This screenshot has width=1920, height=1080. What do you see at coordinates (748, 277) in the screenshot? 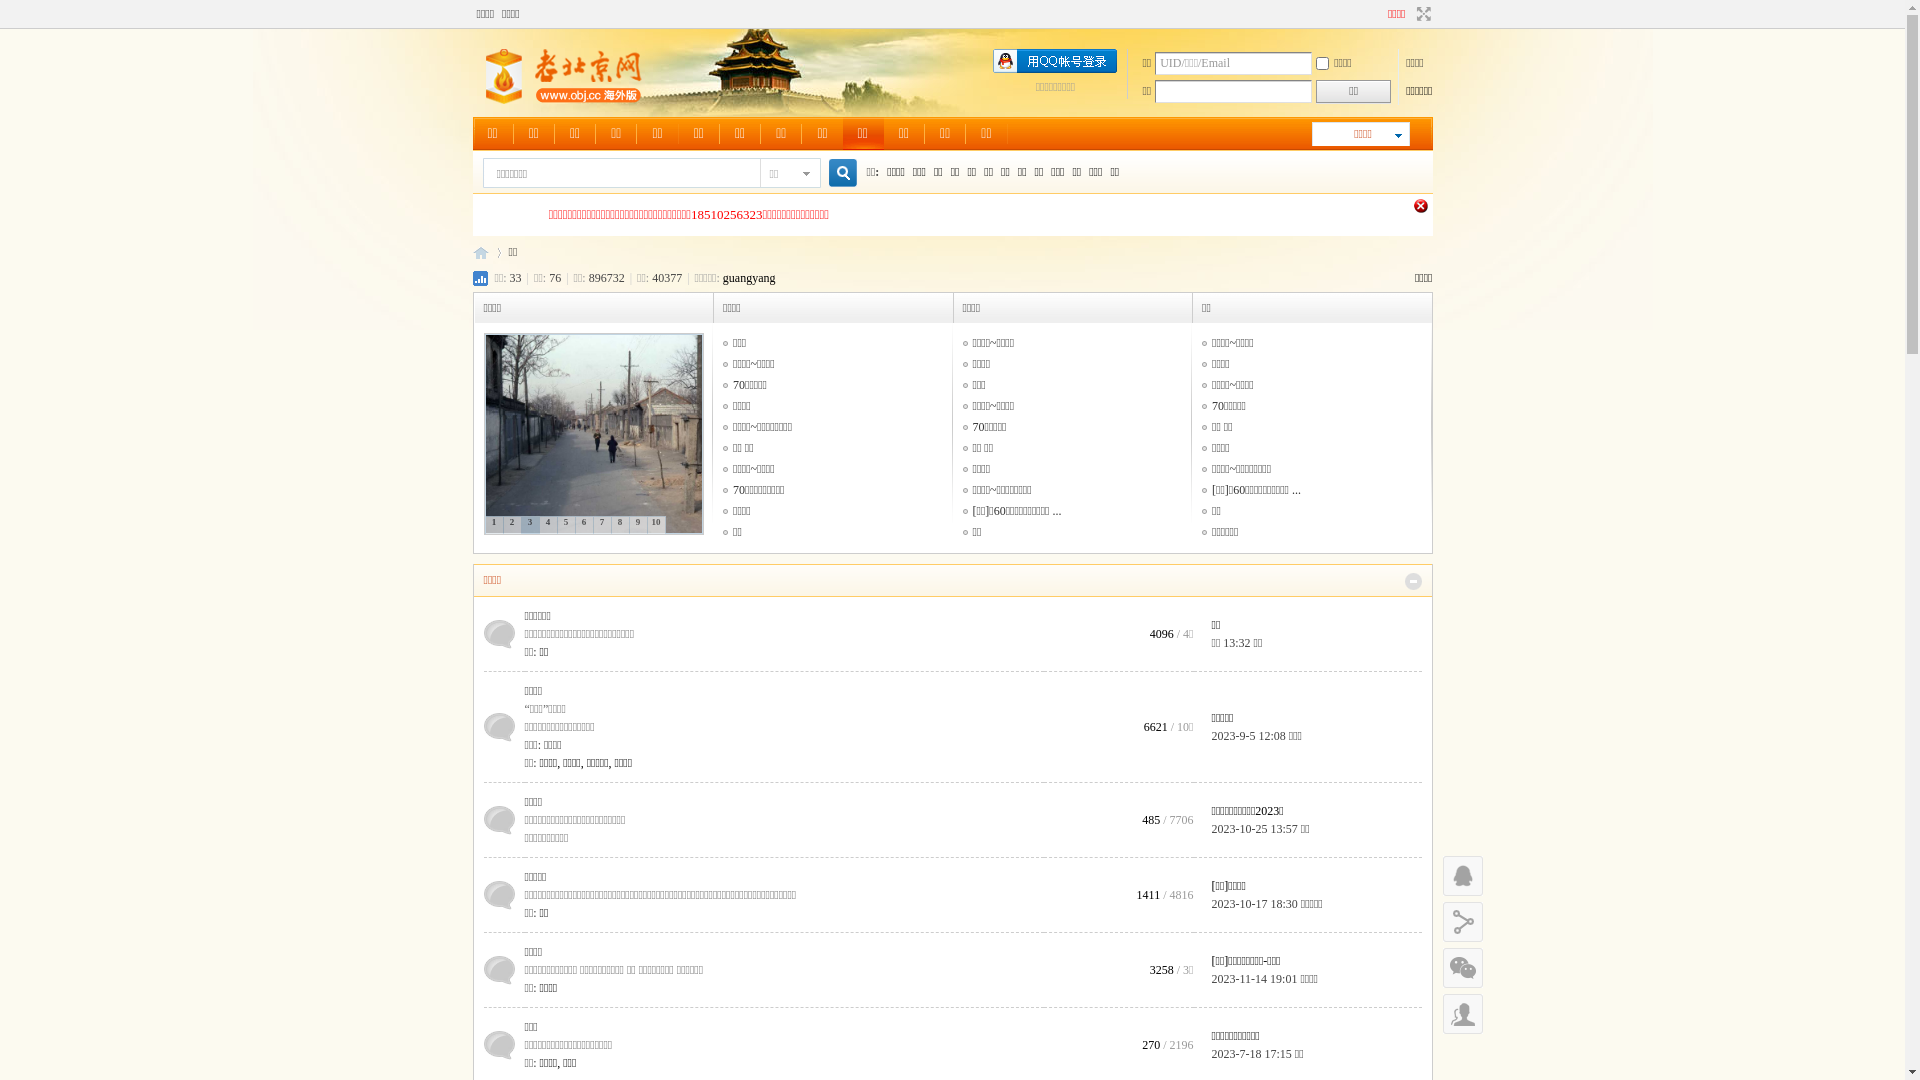
I see `'guangyang'` at bounding box center [748, 277].